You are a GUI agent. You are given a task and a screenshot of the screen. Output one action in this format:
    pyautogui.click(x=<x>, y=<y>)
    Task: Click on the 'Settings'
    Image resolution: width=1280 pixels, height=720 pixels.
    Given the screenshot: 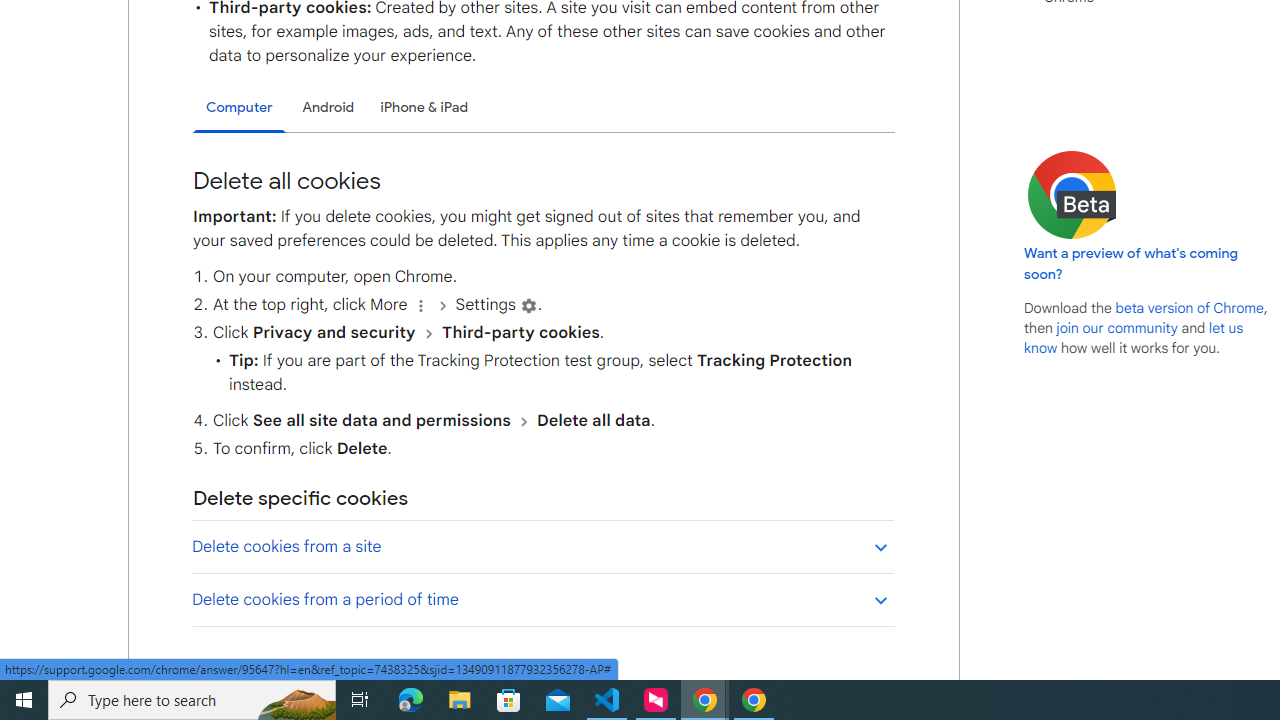 What is the action you would take?
    pyautogui.click(x=529, y=305)
    